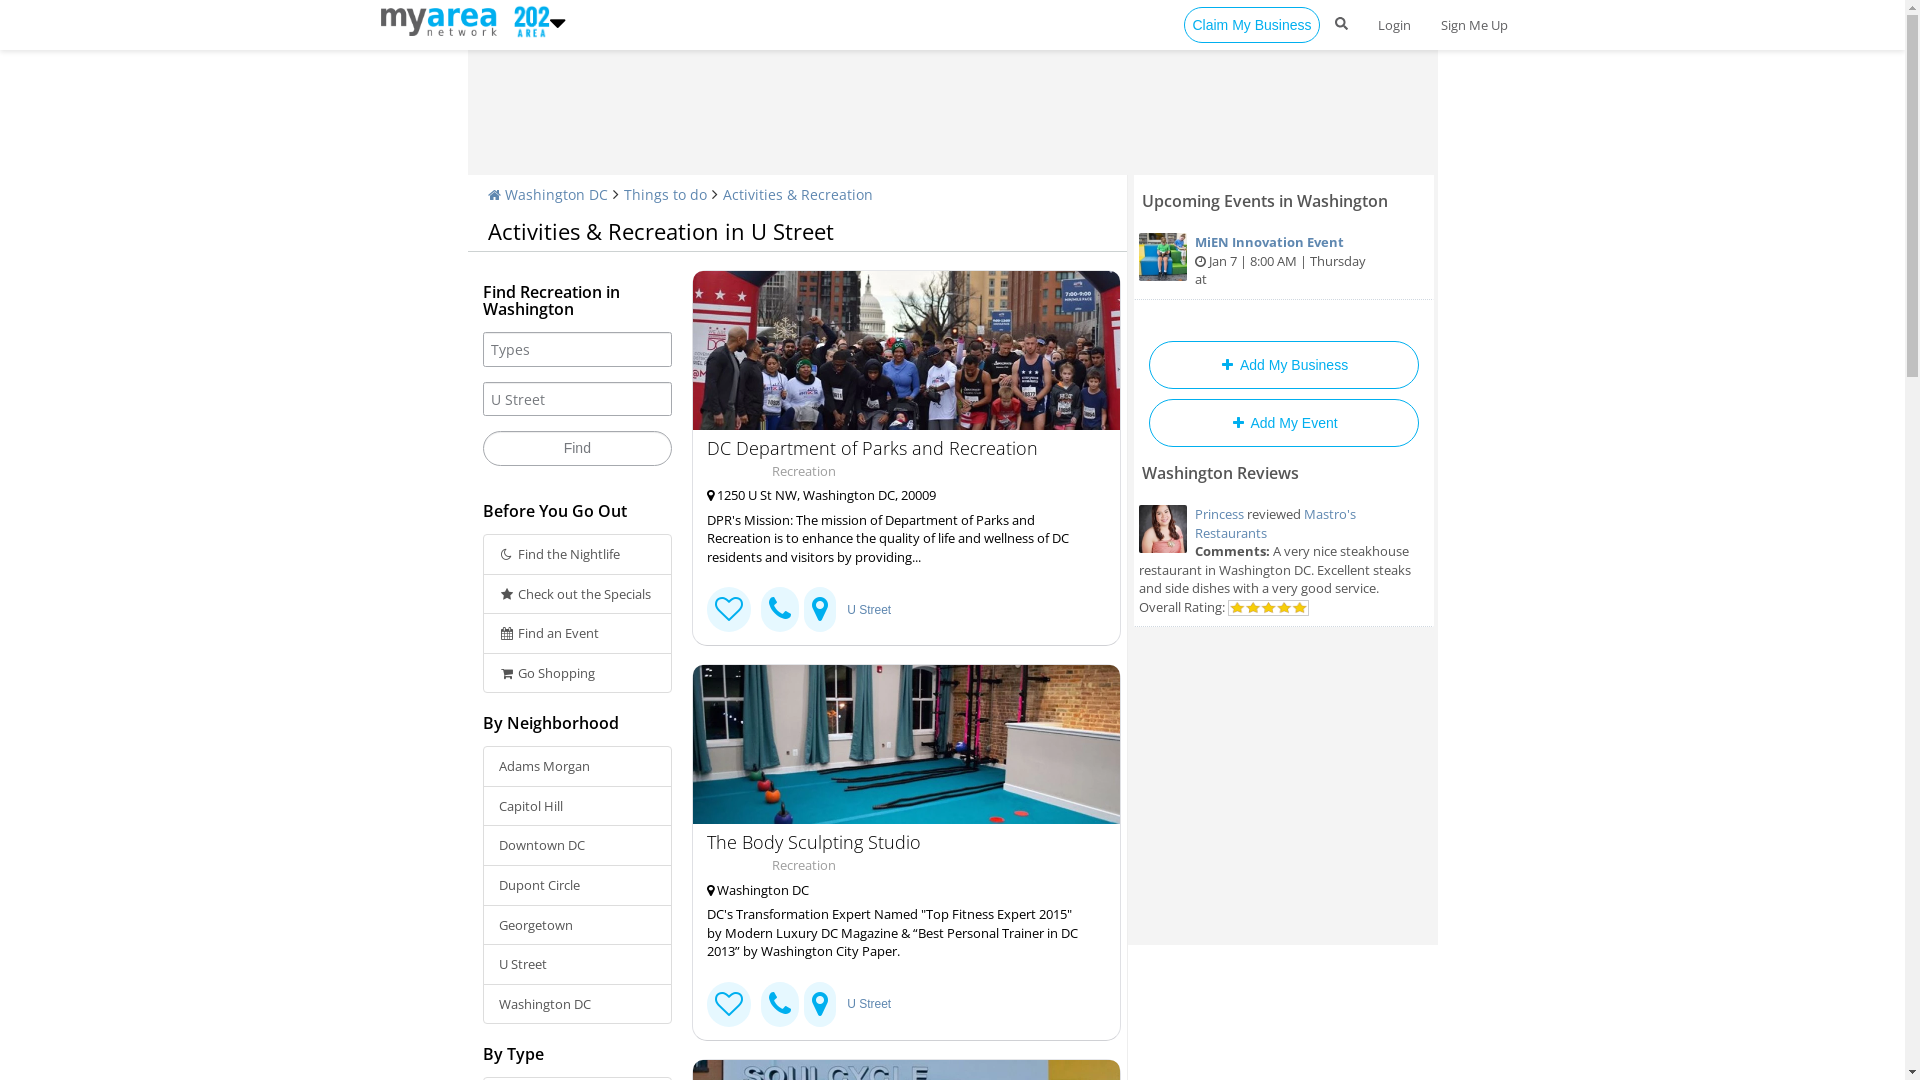 This screenshot has height=1080, width=1920. I want to click on 'https://www.202area.com', so click(528, 19).